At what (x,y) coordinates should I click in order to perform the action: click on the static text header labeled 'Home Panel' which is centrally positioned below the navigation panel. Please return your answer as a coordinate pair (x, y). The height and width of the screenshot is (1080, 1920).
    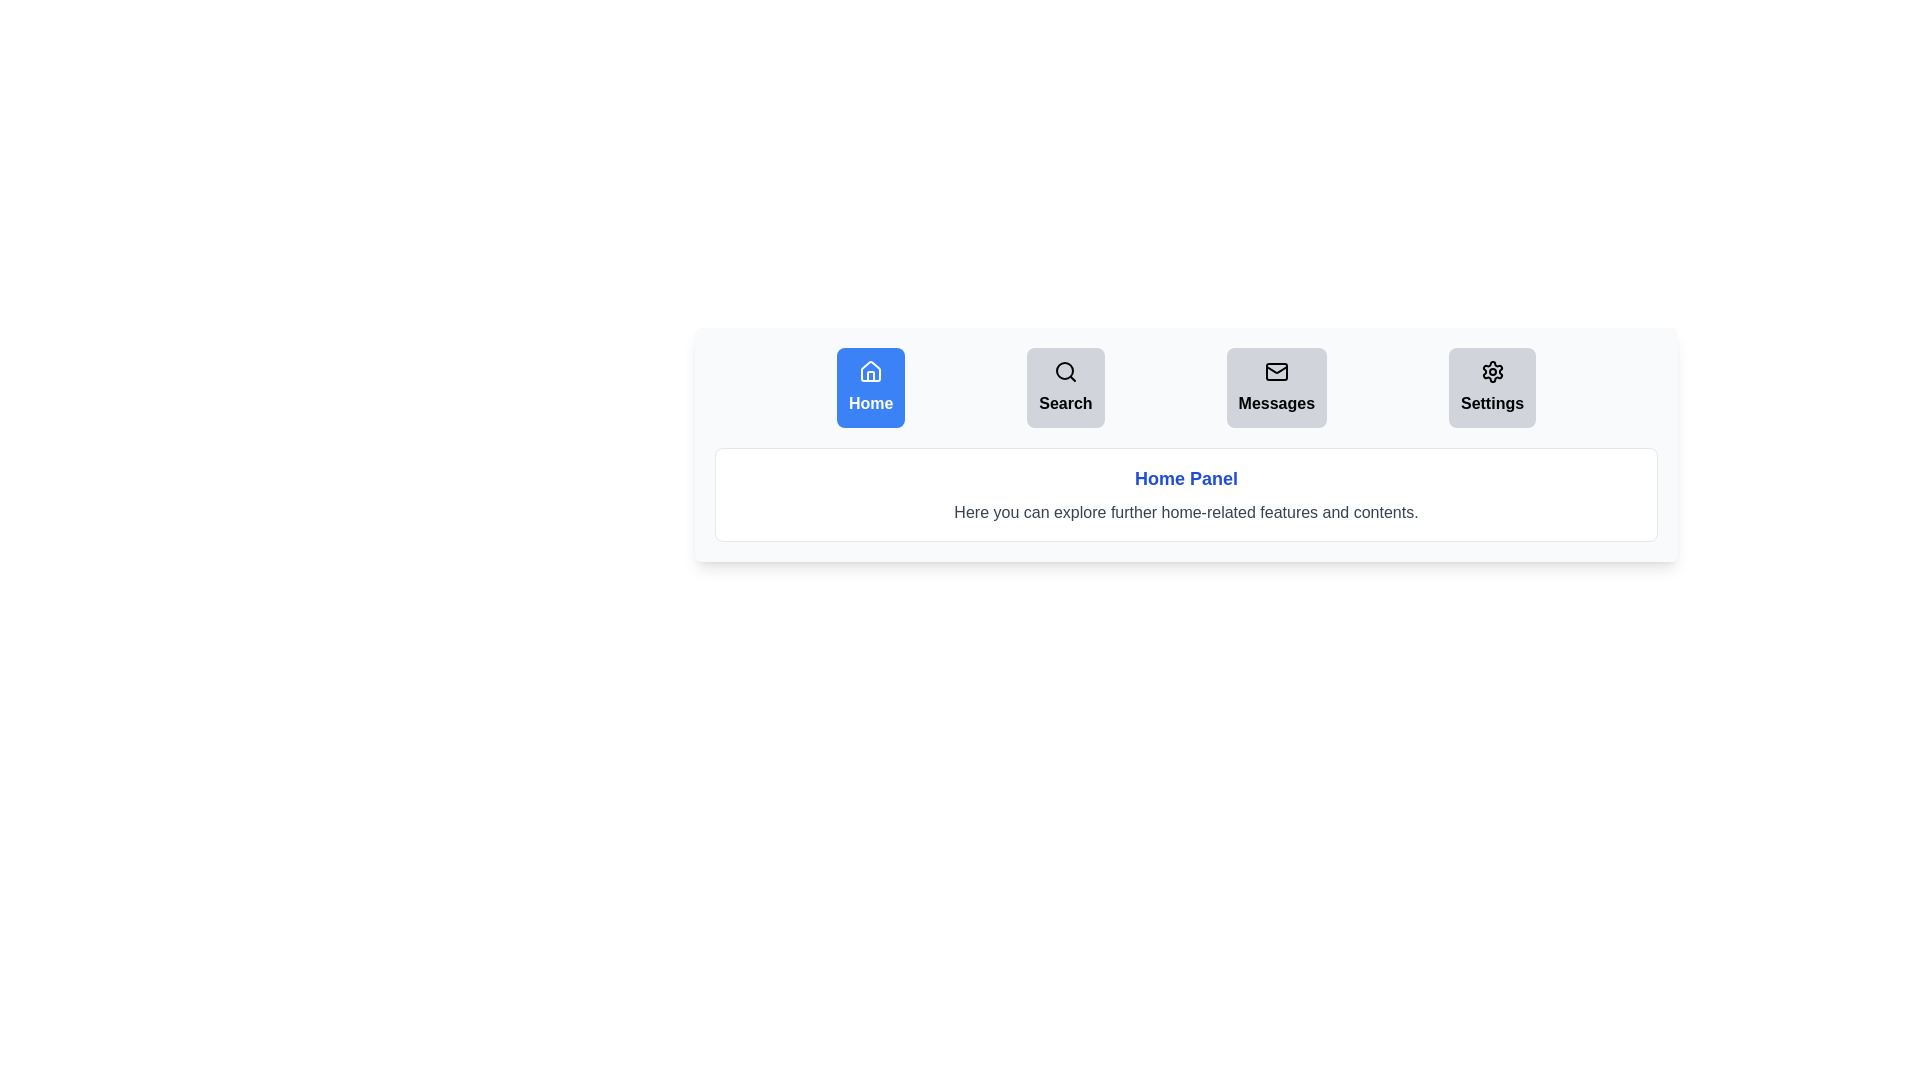
    Looking at the image, I should click on (1186, 478).